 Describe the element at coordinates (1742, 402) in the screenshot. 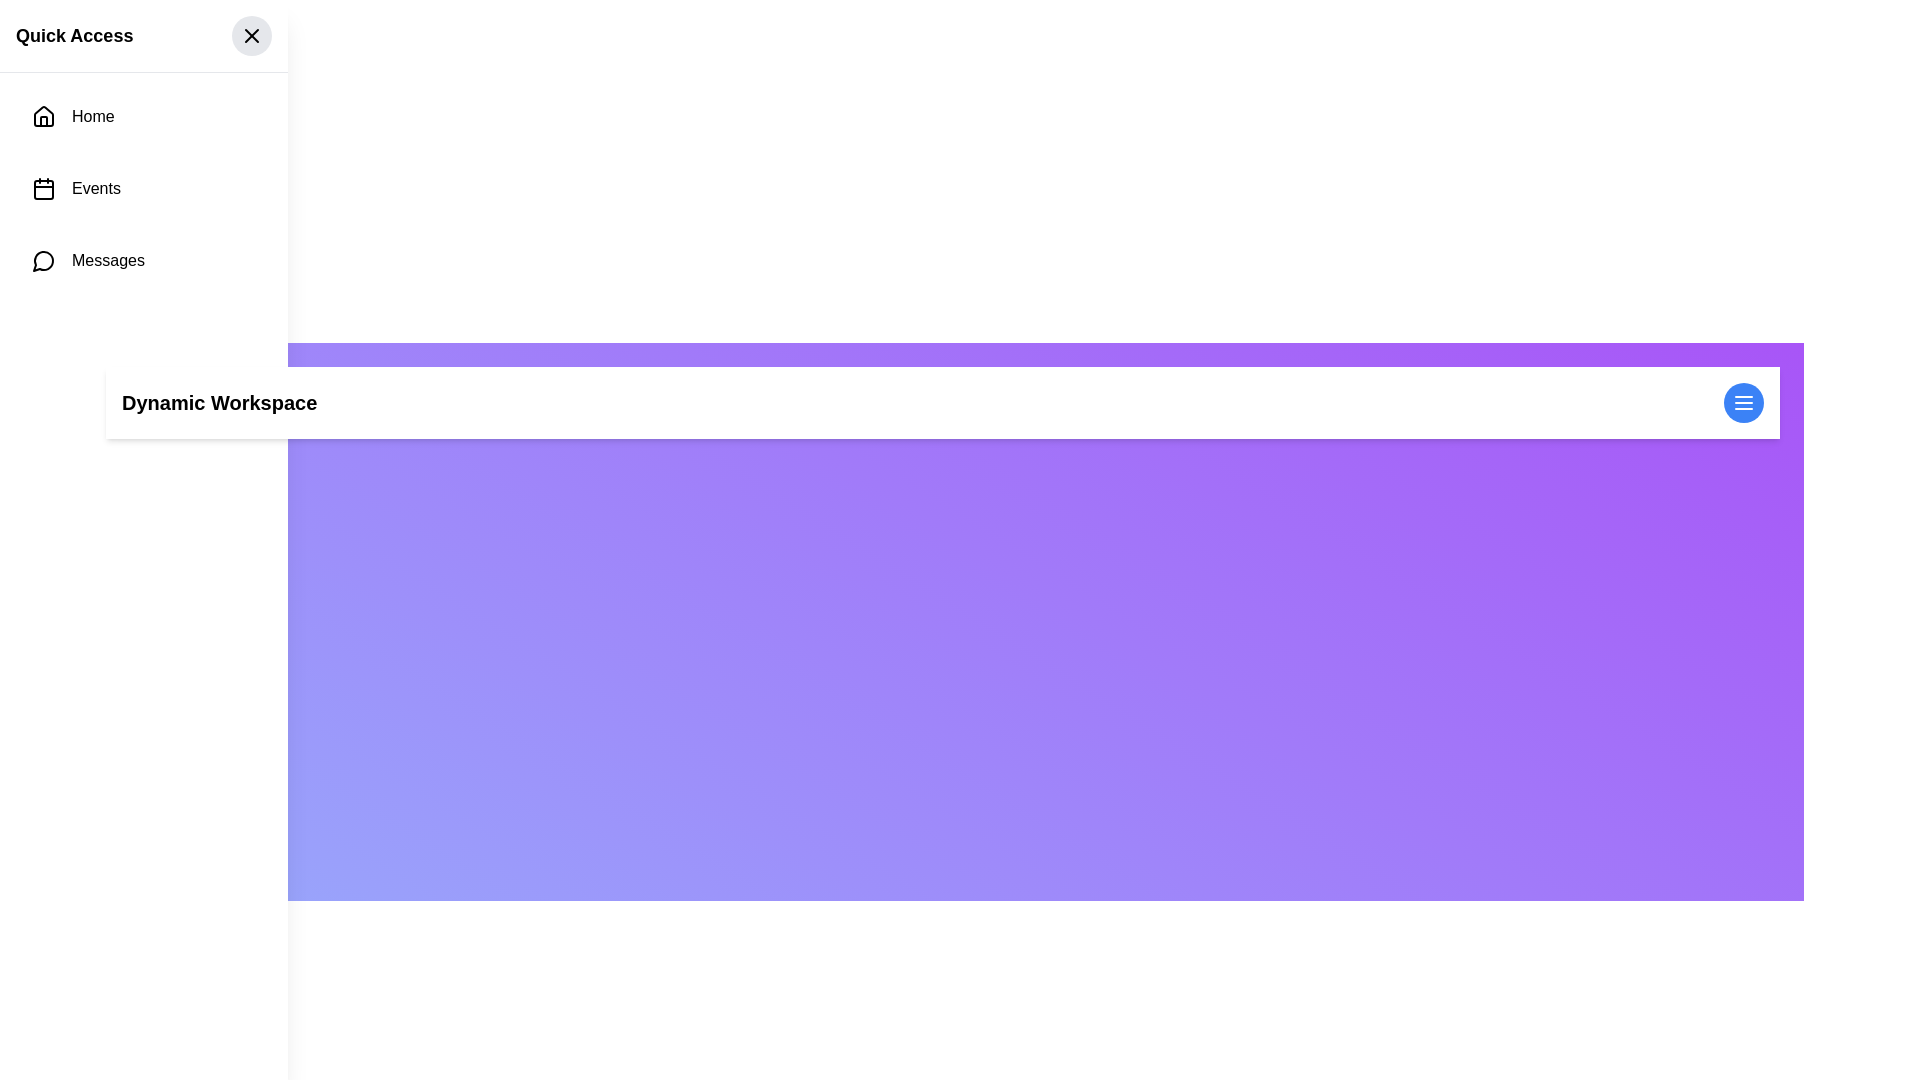

I see `the button located at the far right of the header section, adjacent to the 'Dynamic Workspace' text` at that location.